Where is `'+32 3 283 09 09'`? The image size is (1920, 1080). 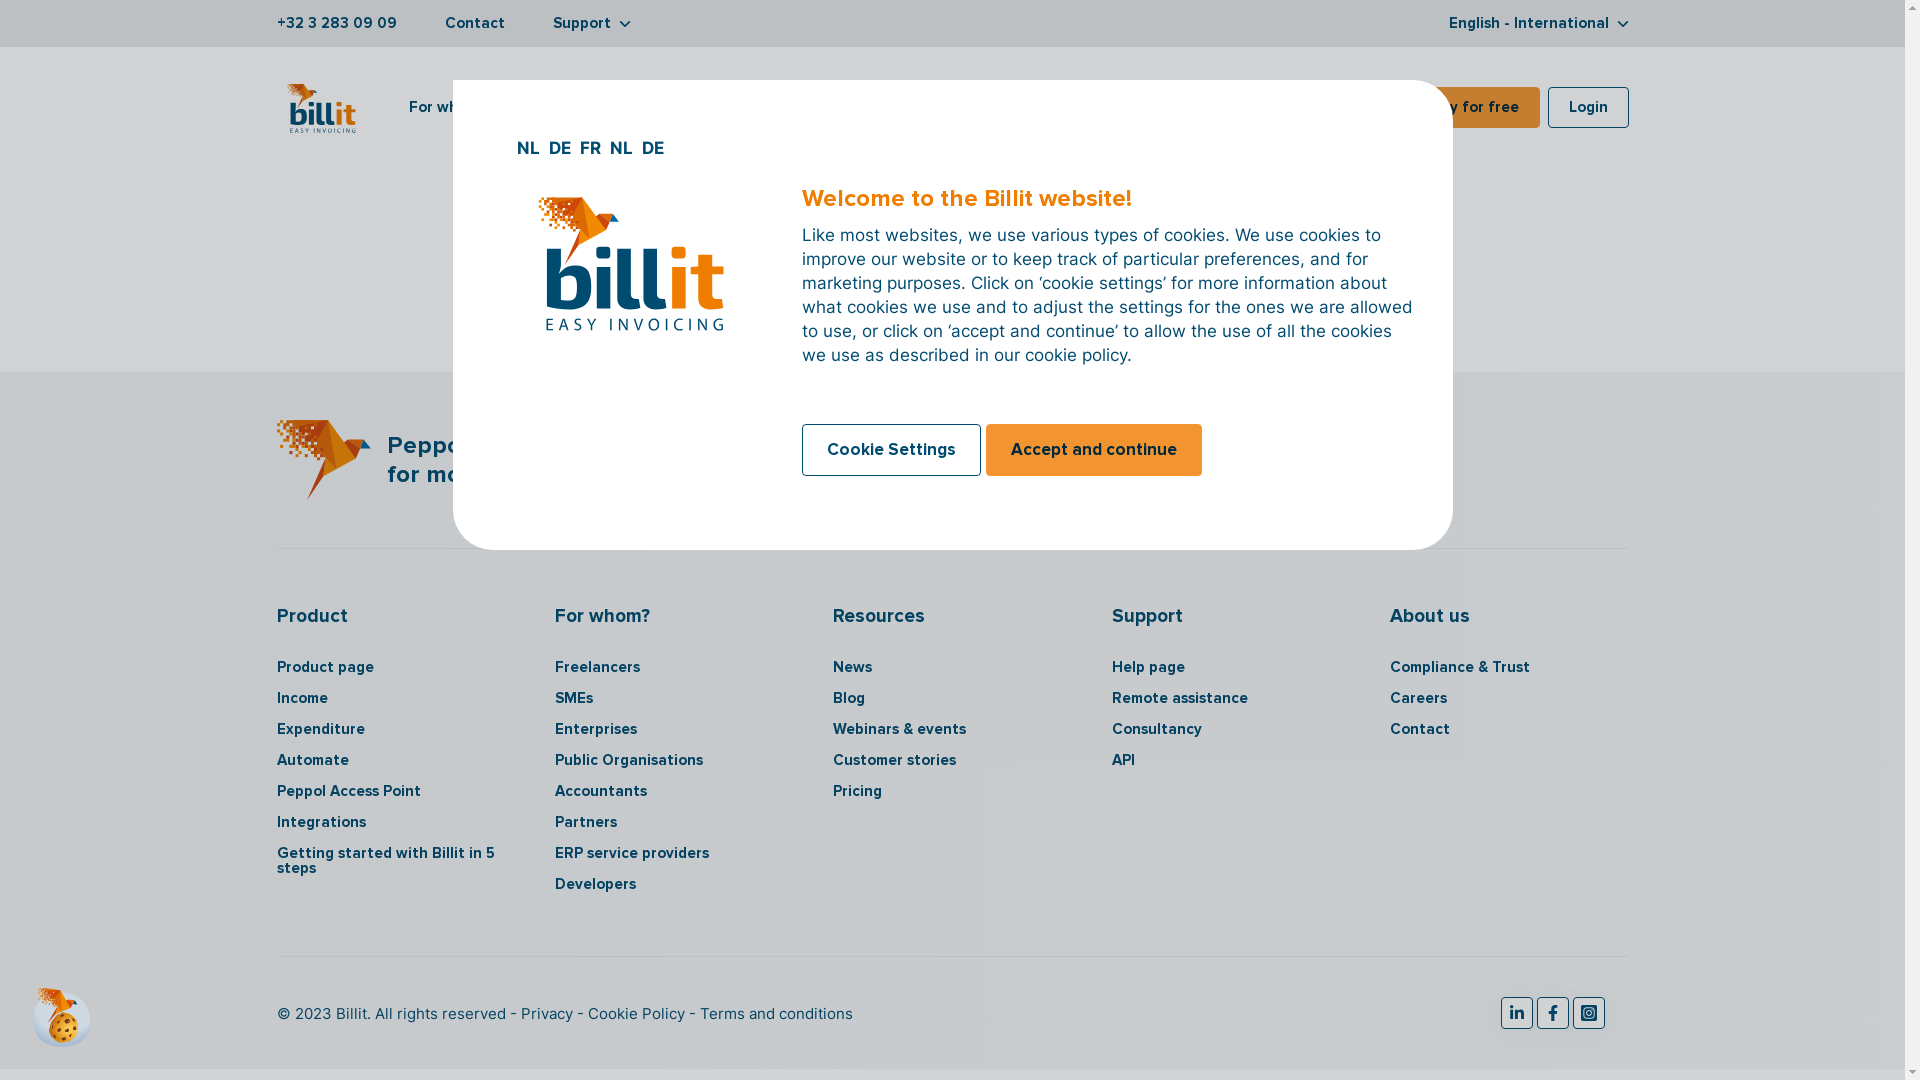
'+32 3 283 09 09' is located at coordinates (336, 23).